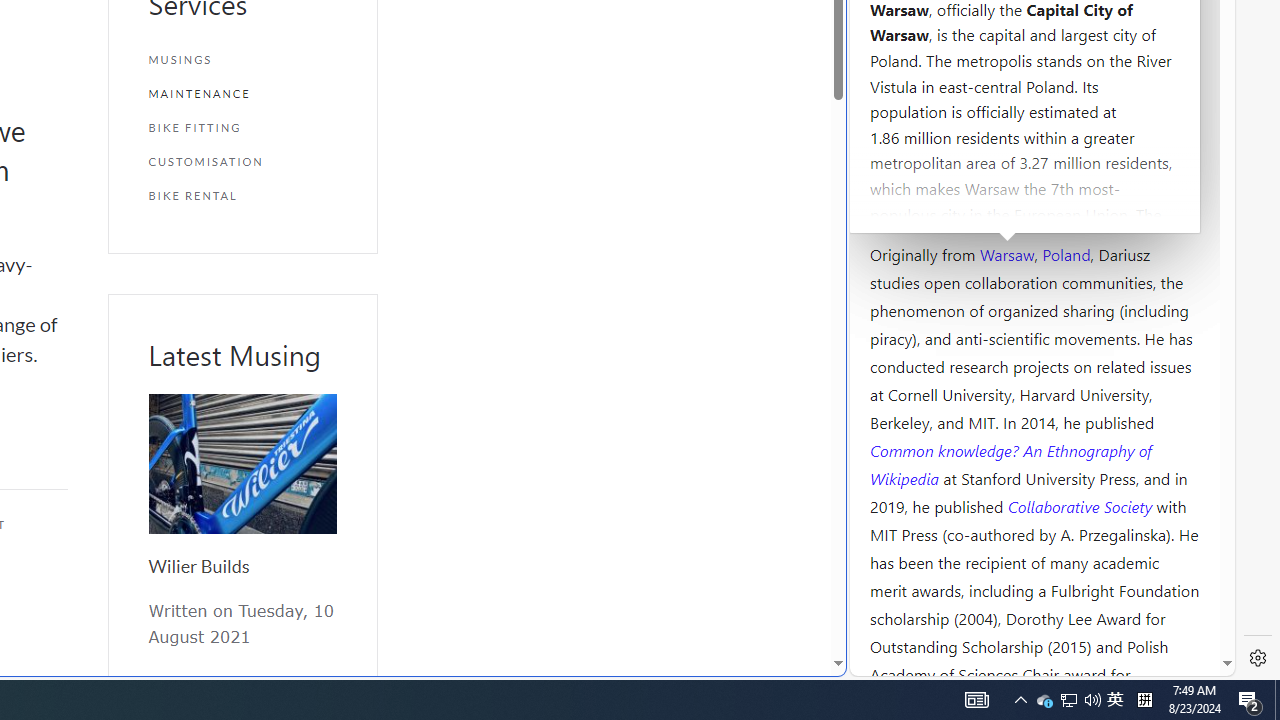 The image size is (1280, 720). Describe the element at coordinates (1006, 252) in the screenshot. I see `'Warsaw'` at that location.